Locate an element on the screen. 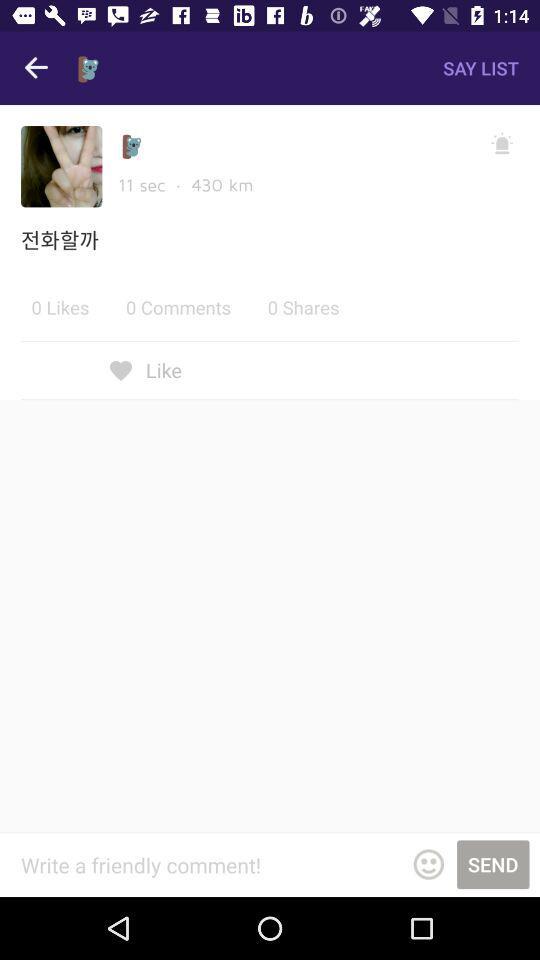  the emoji icon is located at coordinates (427, 863).